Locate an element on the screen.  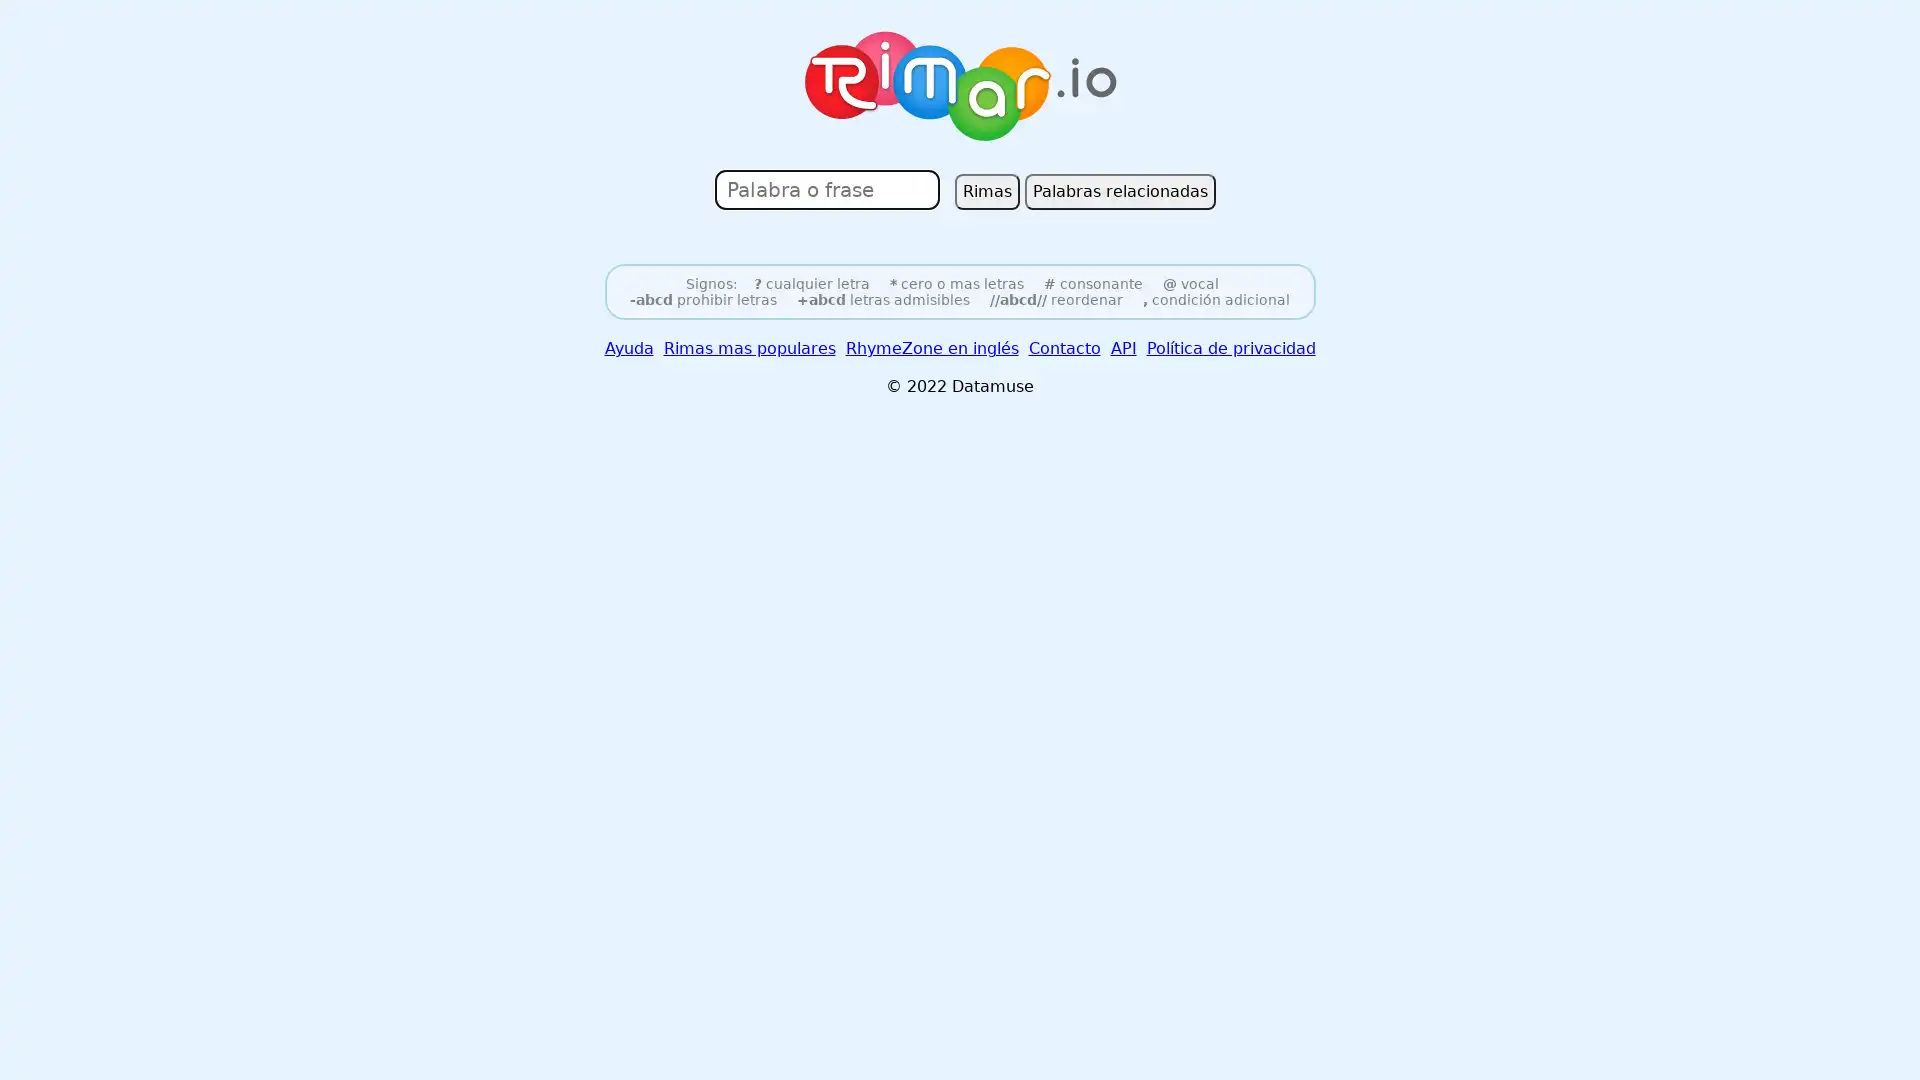
Rimas is located at coordinates (986, 191).